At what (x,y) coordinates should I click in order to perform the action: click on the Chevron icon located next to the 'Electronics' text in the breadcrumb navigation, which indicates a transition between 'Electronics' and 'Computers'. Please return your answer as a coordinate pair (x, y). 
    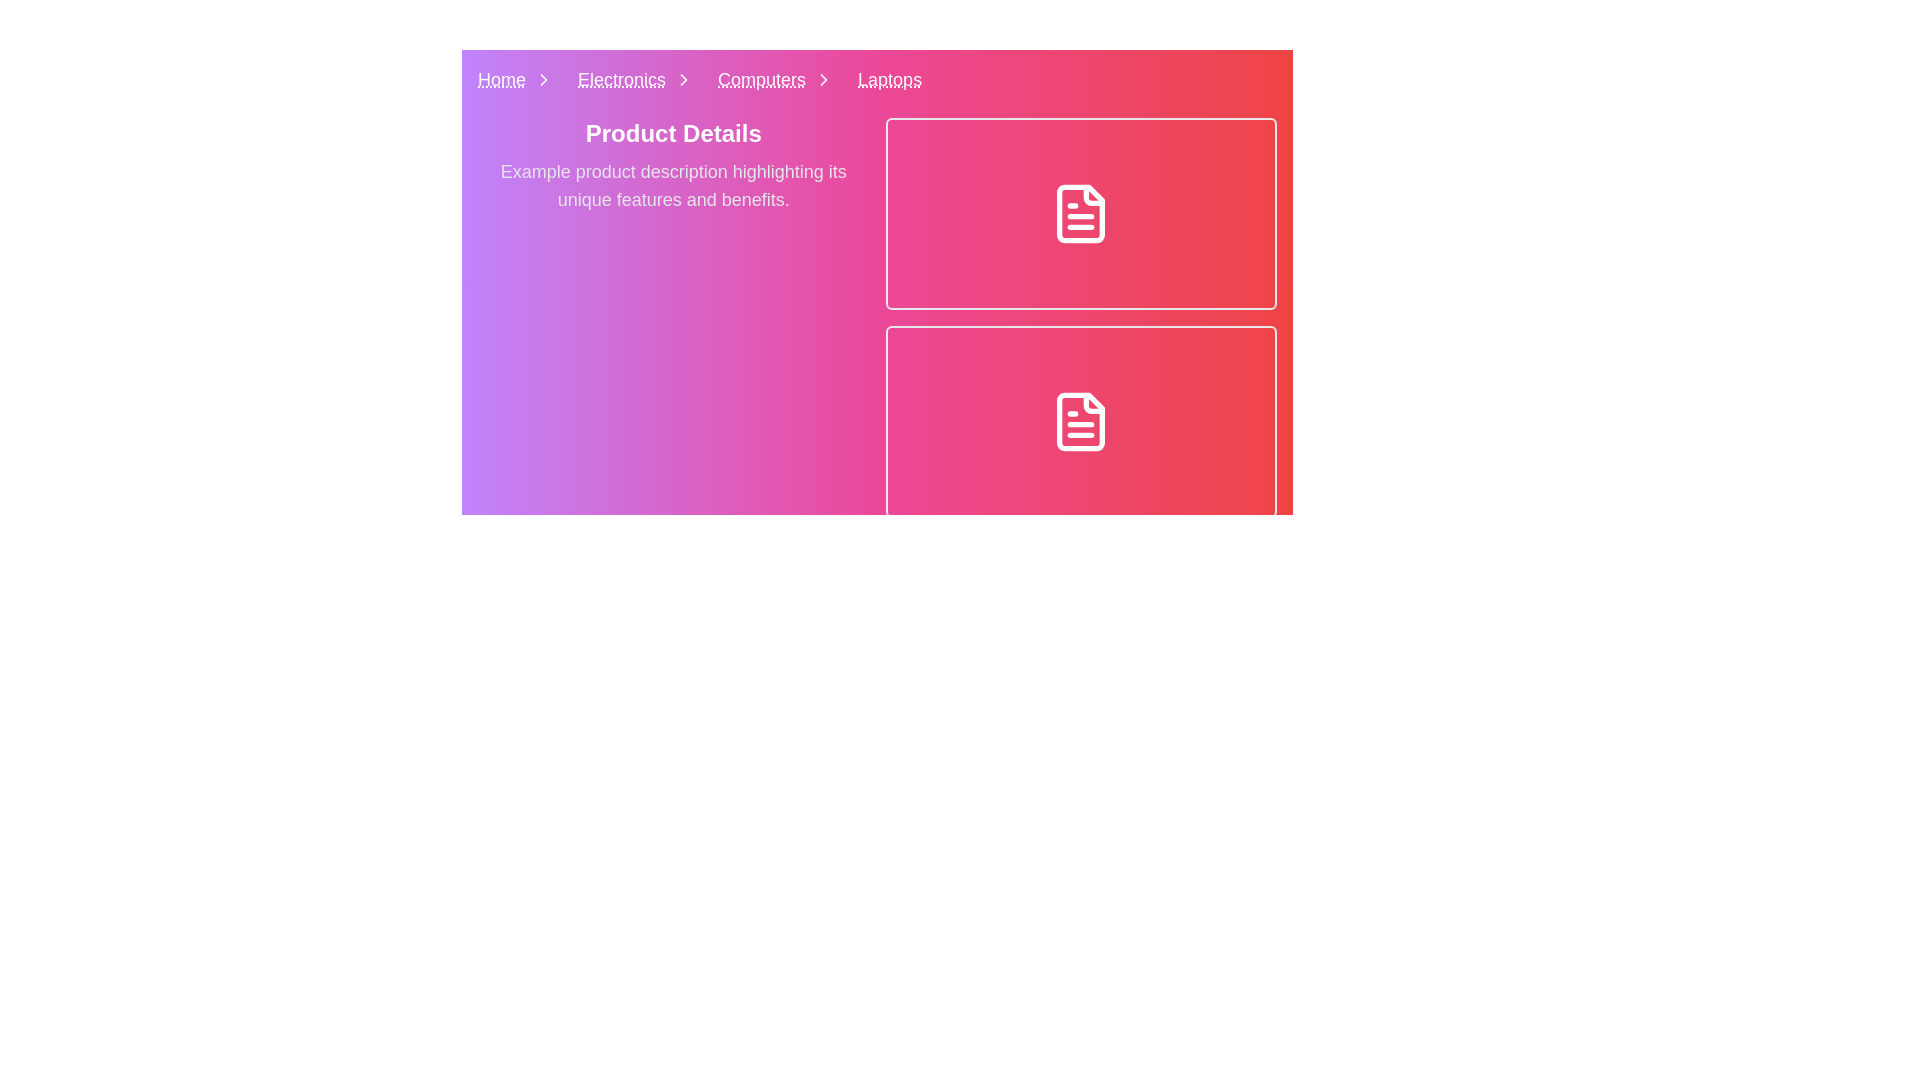
    Looking at the image, I should click on (684, 79).